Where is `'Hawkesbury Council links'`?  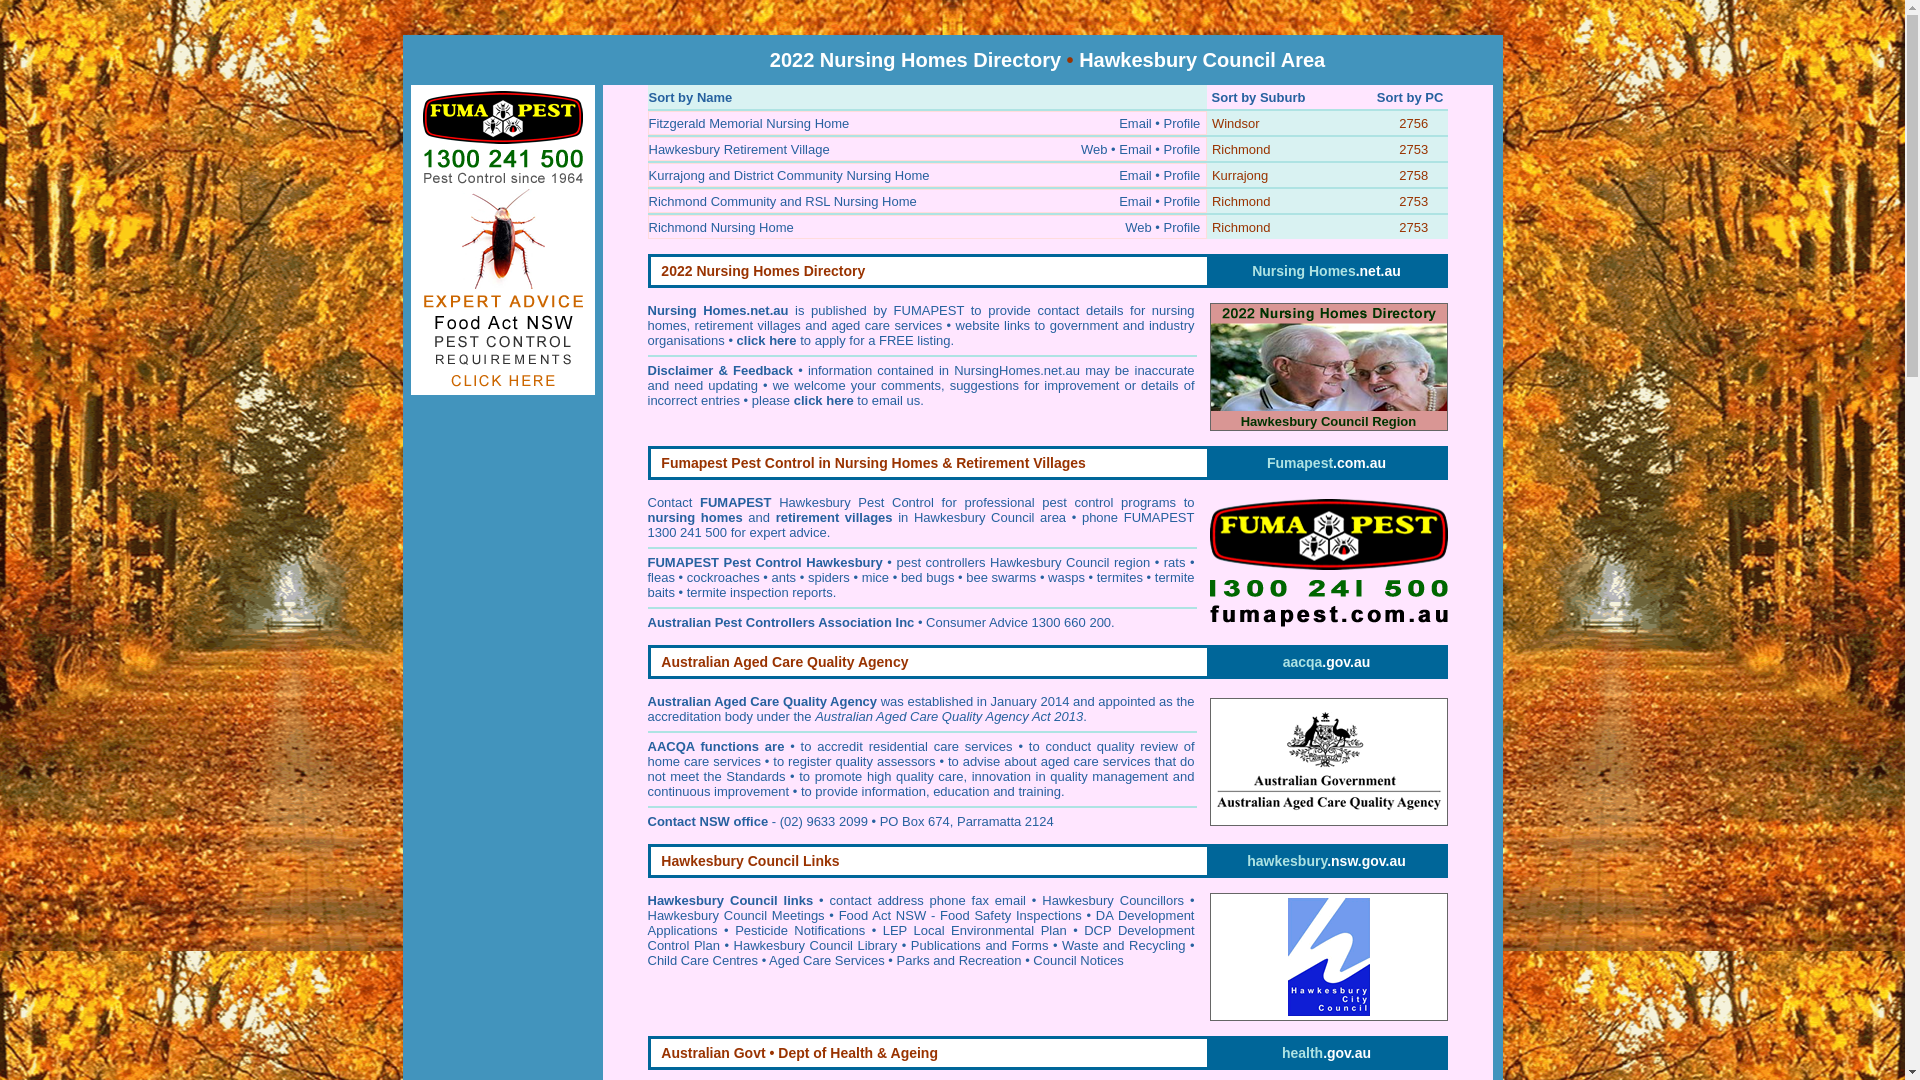
'Hawkesbury Council links' is located at coordinates (729, 900).